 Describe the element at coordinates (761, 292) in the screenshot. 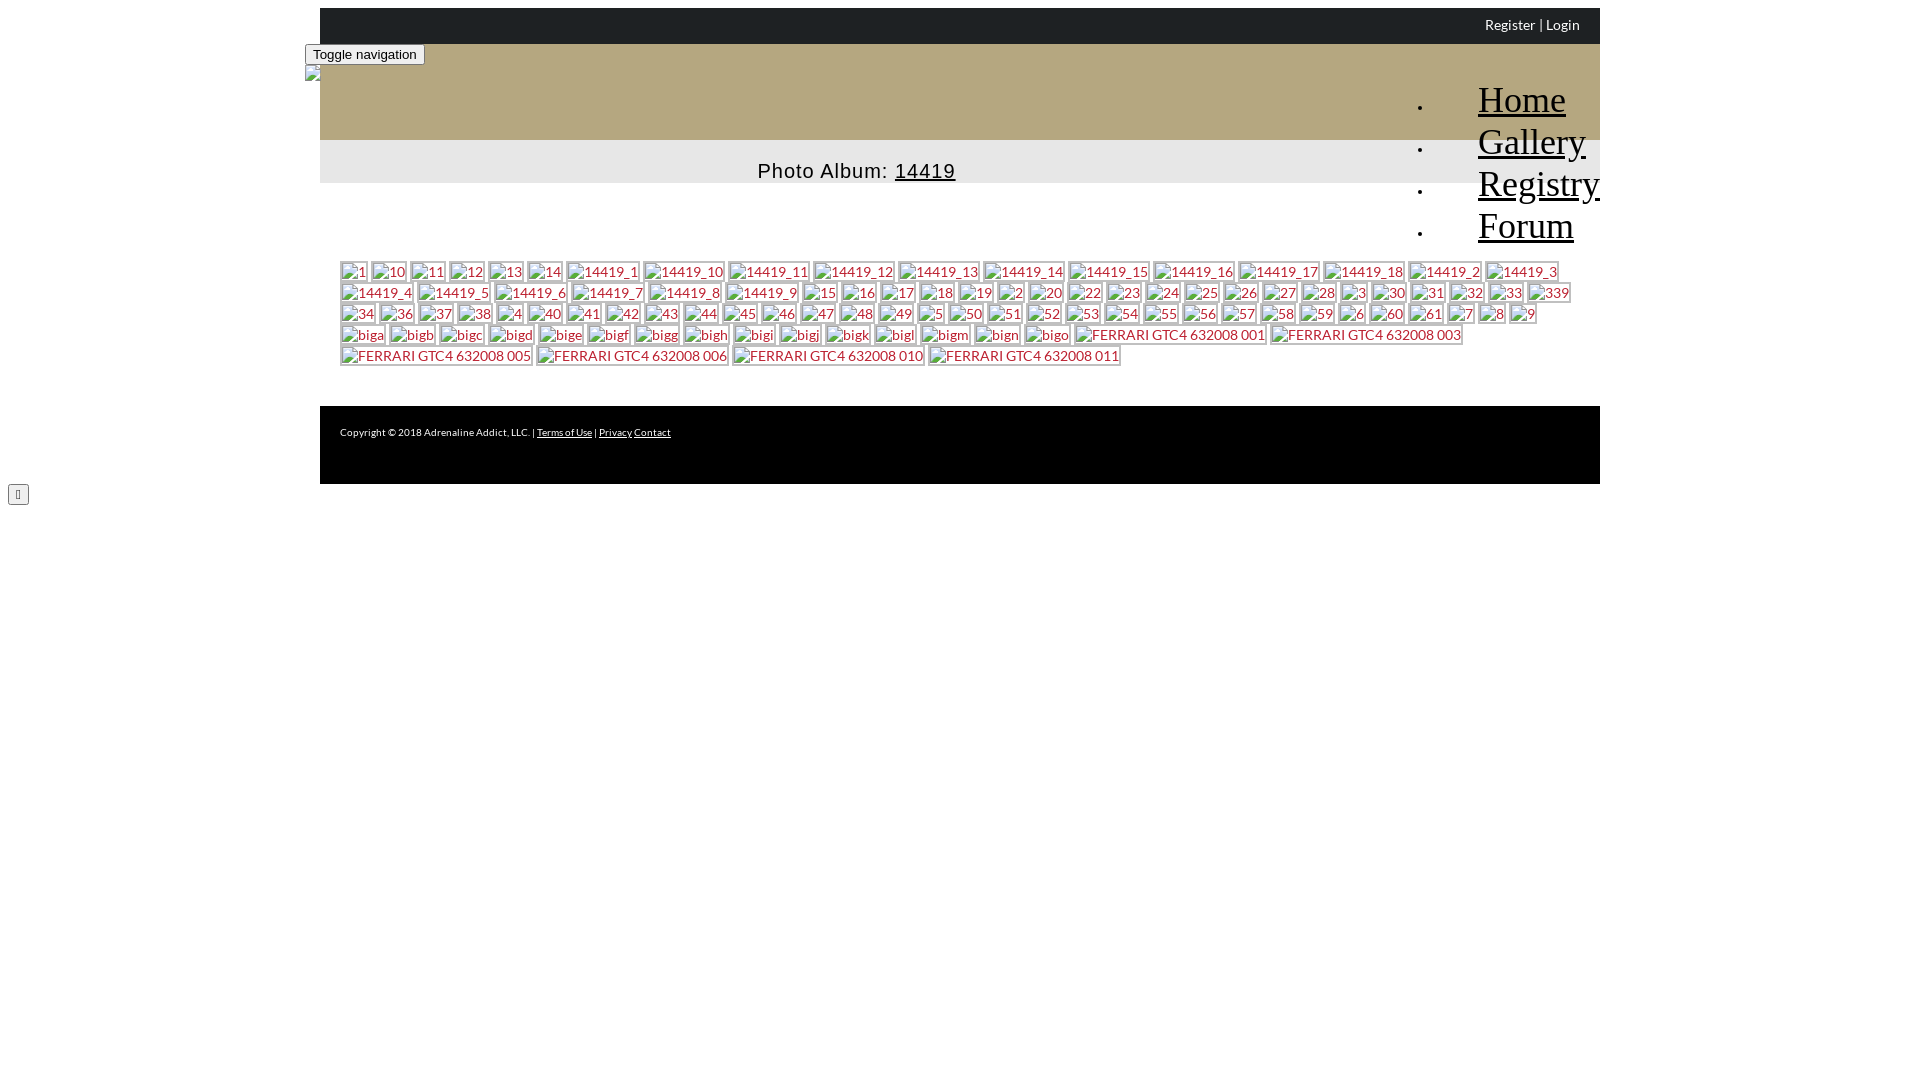

I see `'14419_9 (click to enlarge)'` at that location.